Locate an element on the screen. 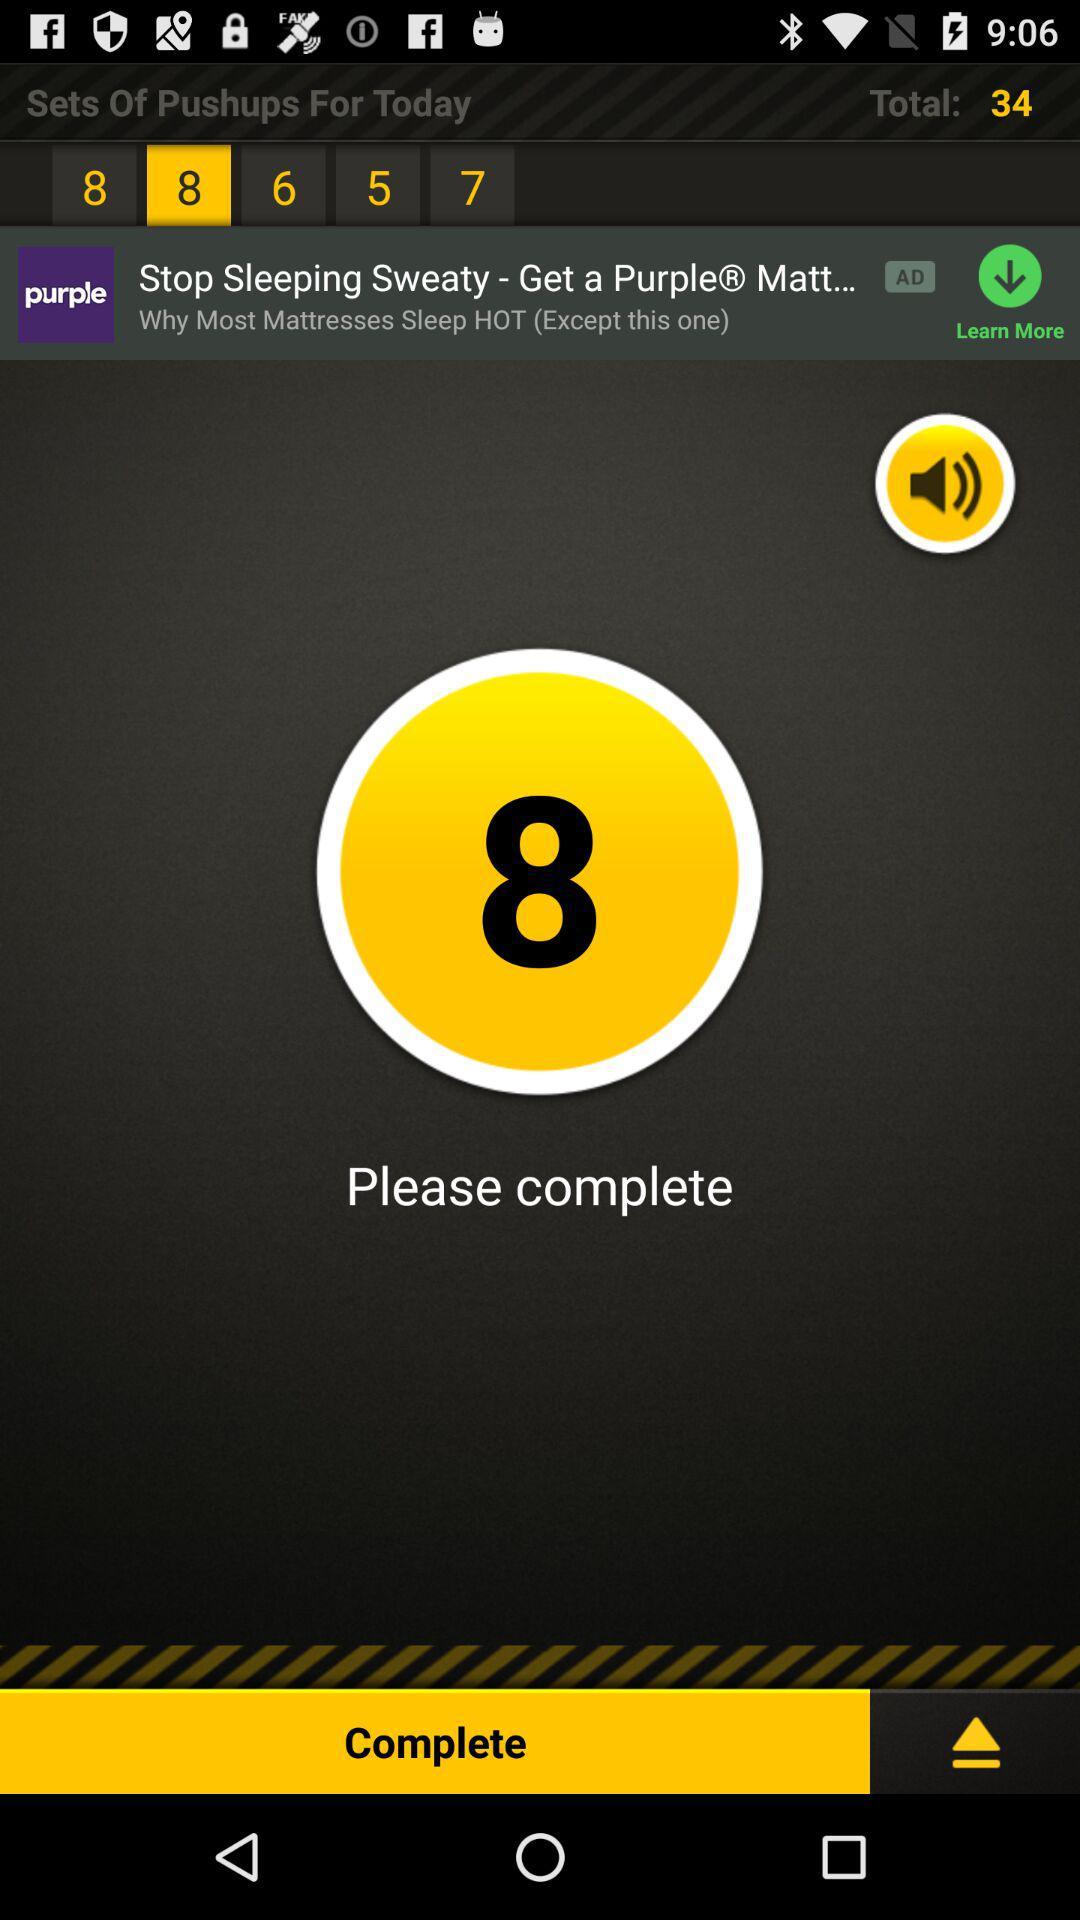 The width and height of the screenshot is (1080, 1920). see more information is located at coordinates (974, 1732).